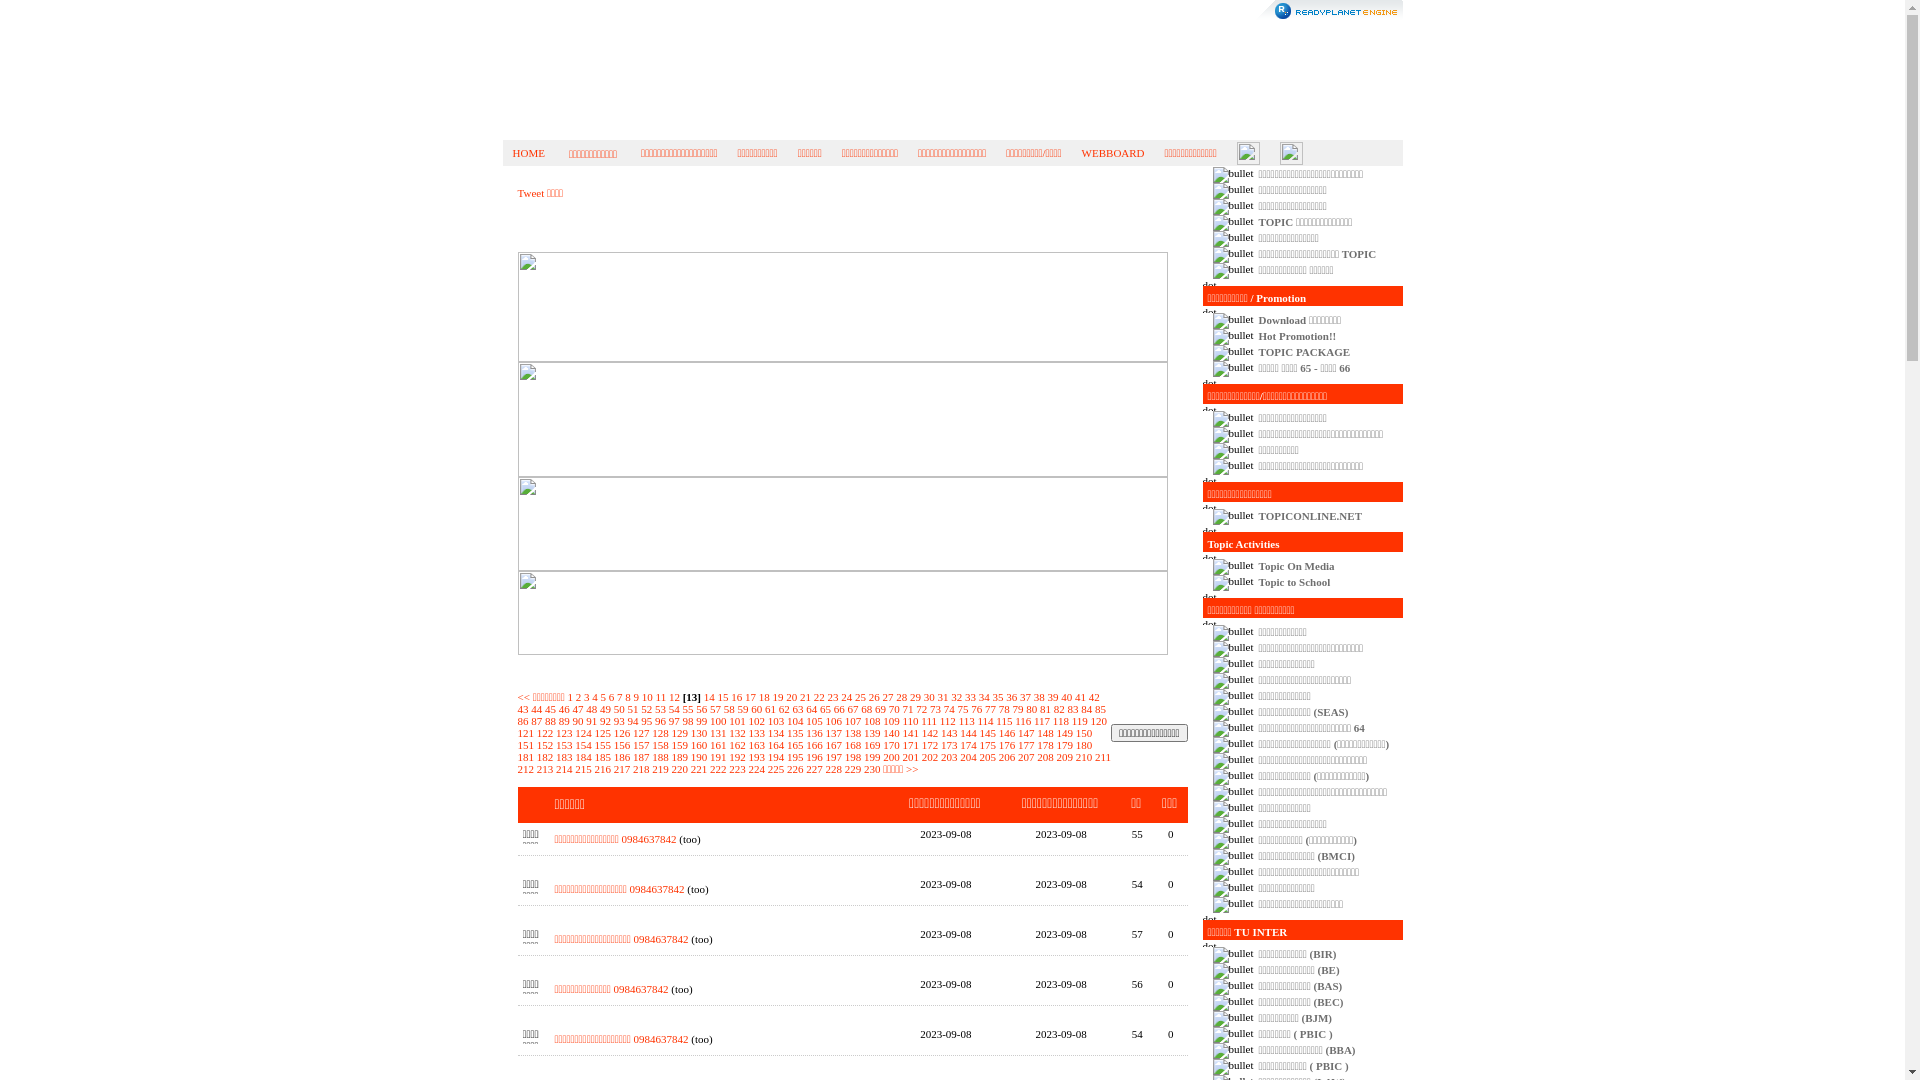 This screenshot has width=1920, height=1080. I want to click on '124', so click(582, 732).